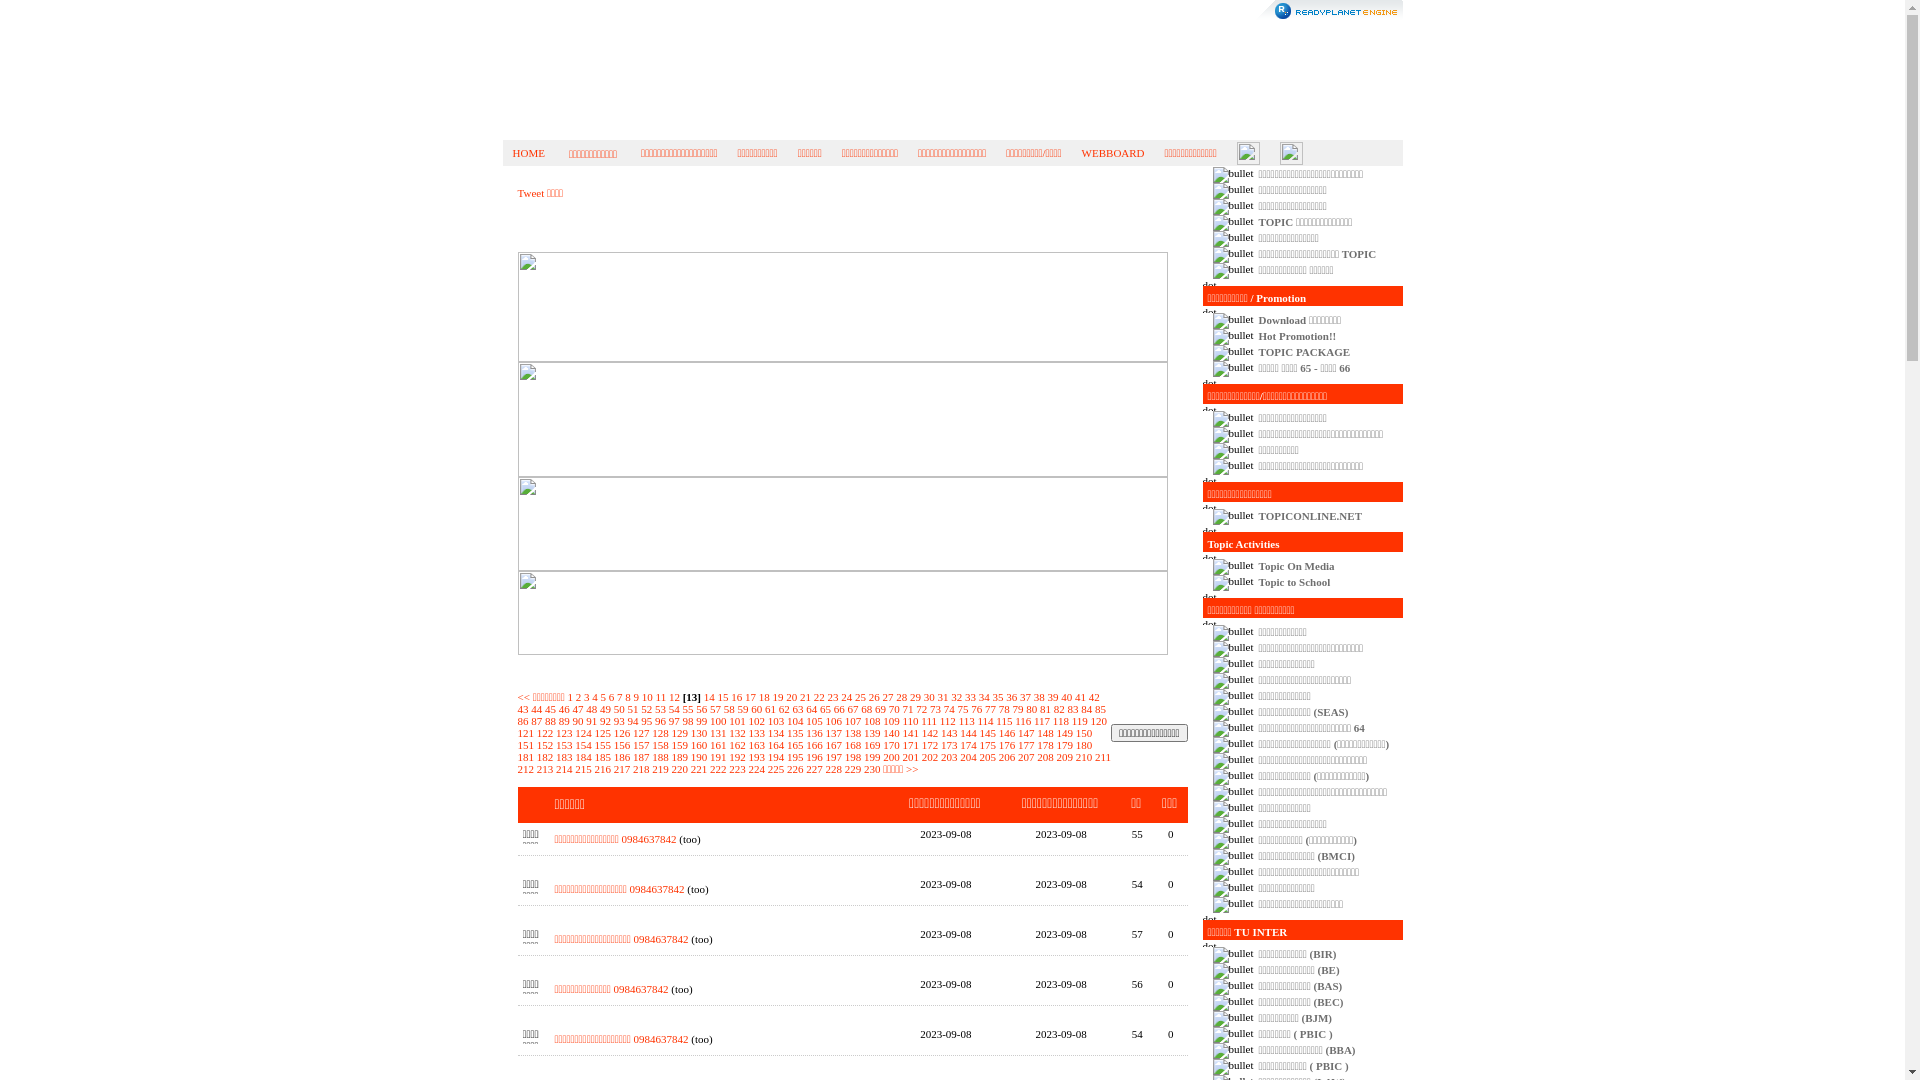 This screenshot has width=1920, height=1080. I want to click on '124', so click(582, 732).